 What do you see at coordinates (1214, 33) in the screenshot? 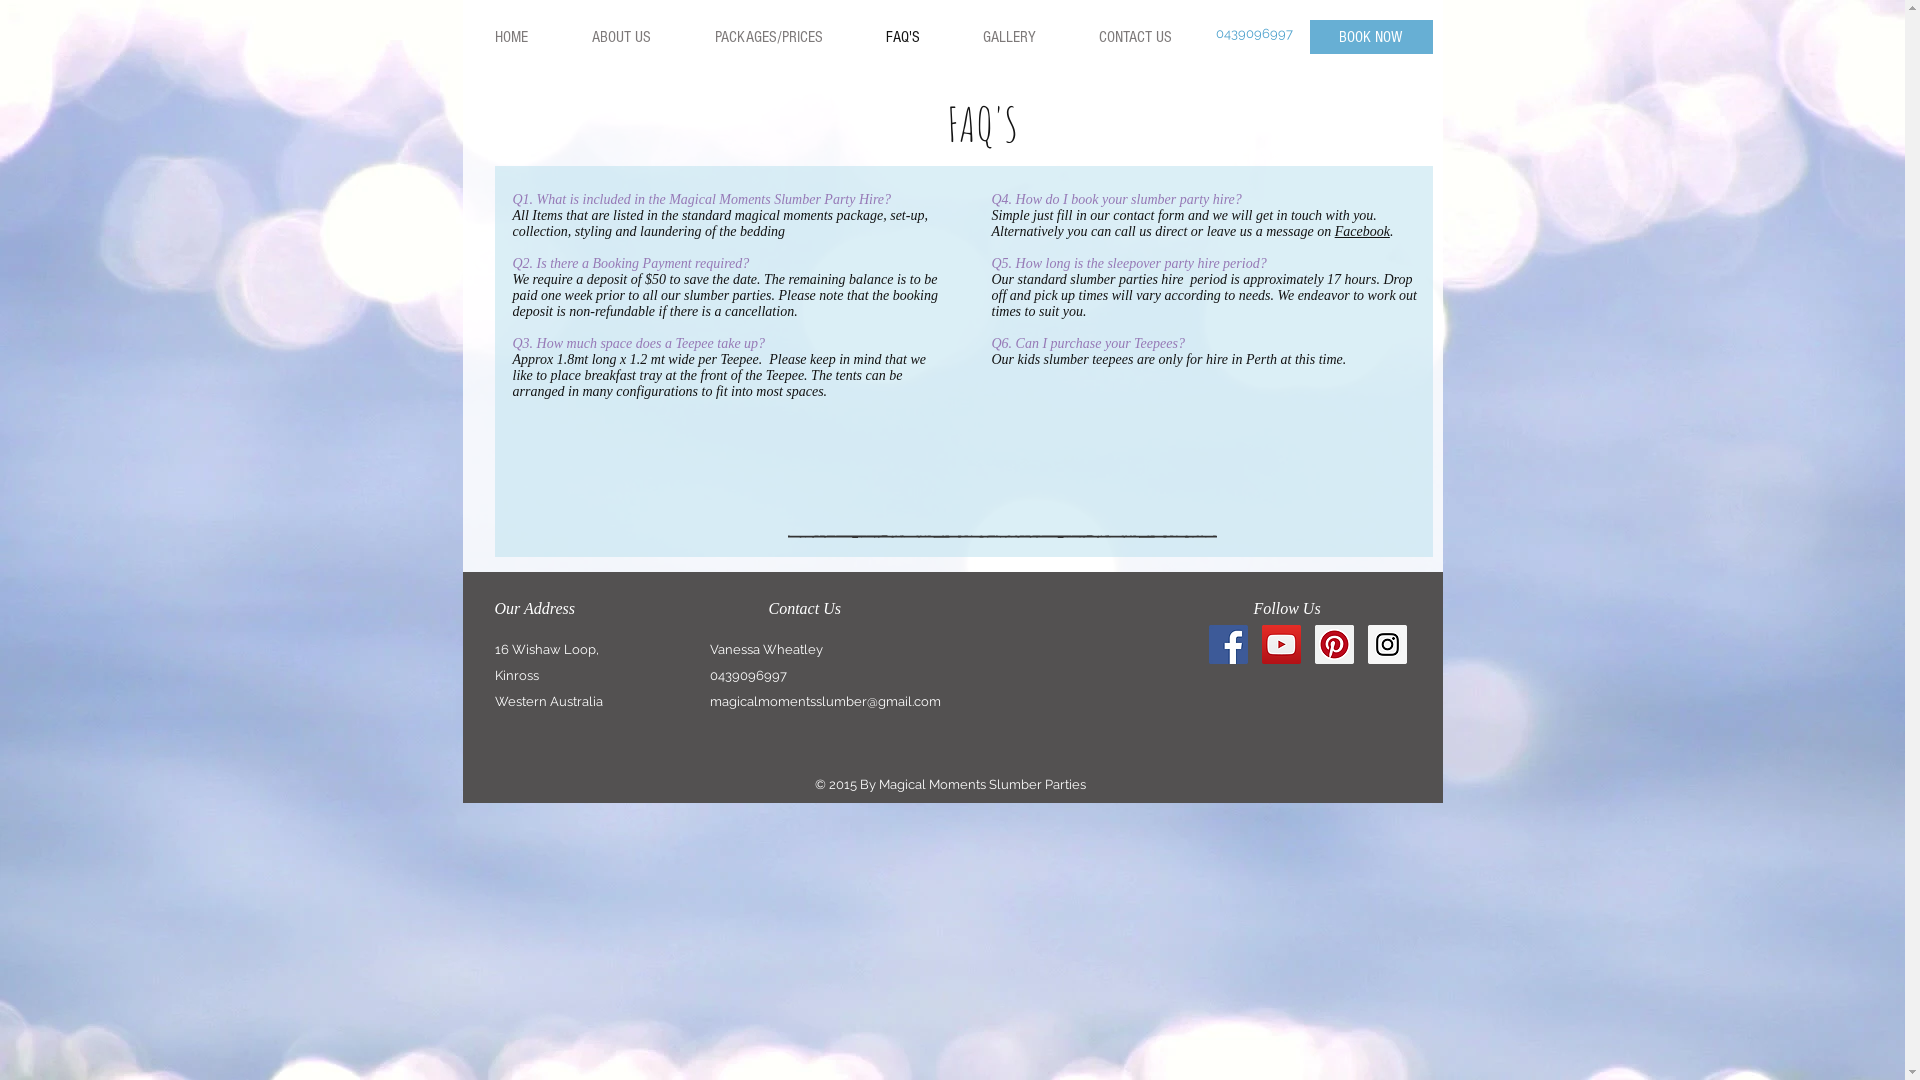
I see `'0439096997'` at bounding box center [1214, 33].